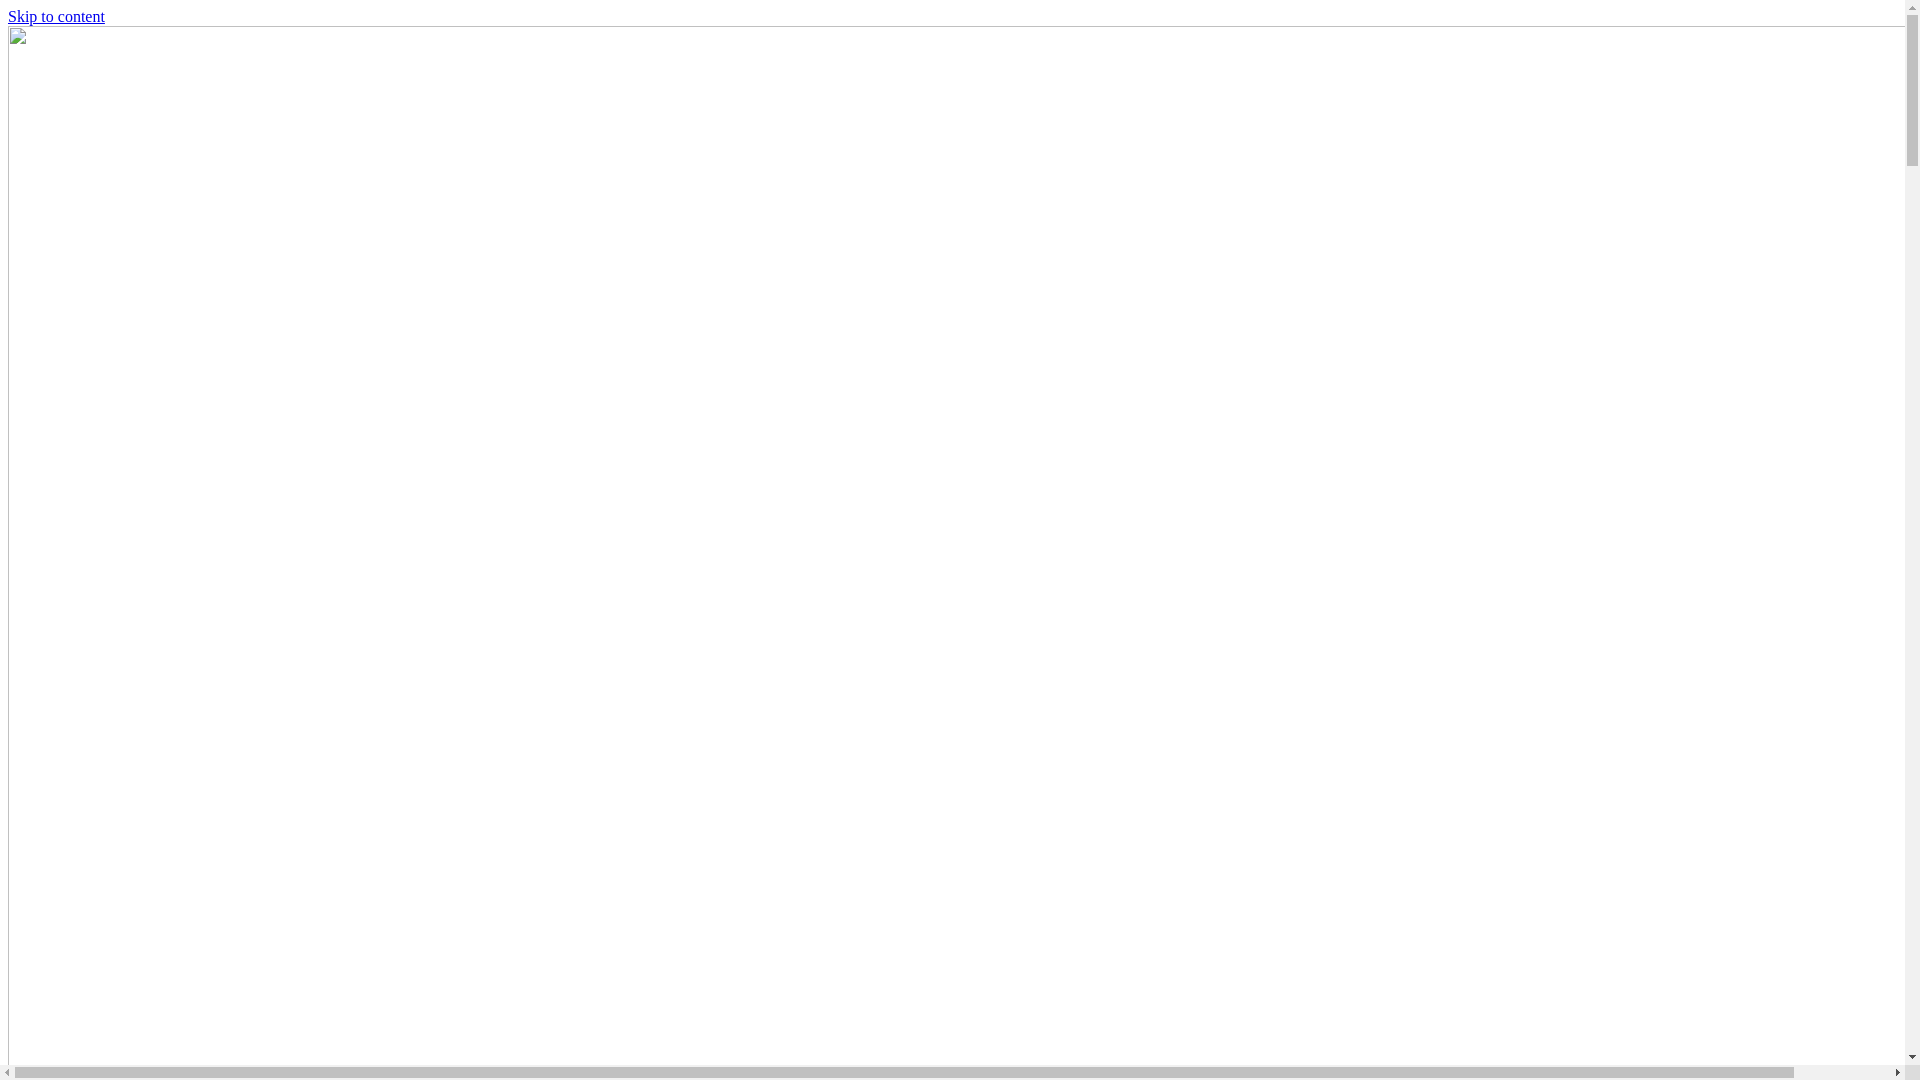  Describe the element at coordinates (56, 16) in the screenshot. I see `'Skip to content'` at that location.